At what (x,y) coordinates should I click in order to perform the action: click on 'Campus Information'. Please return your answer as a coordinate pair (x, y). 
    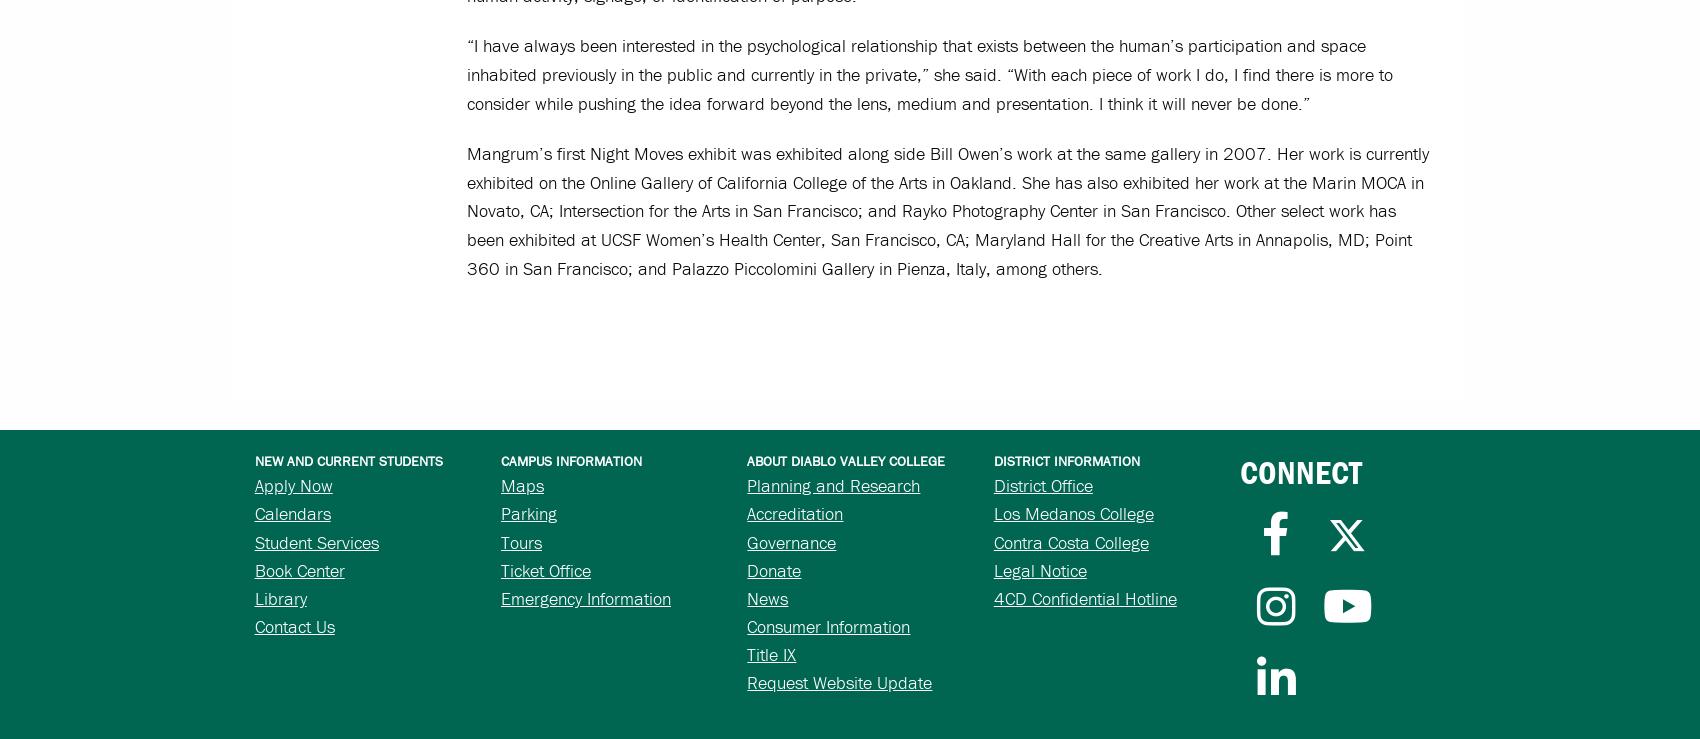
    Looking at the image, I should click on (570, 460).